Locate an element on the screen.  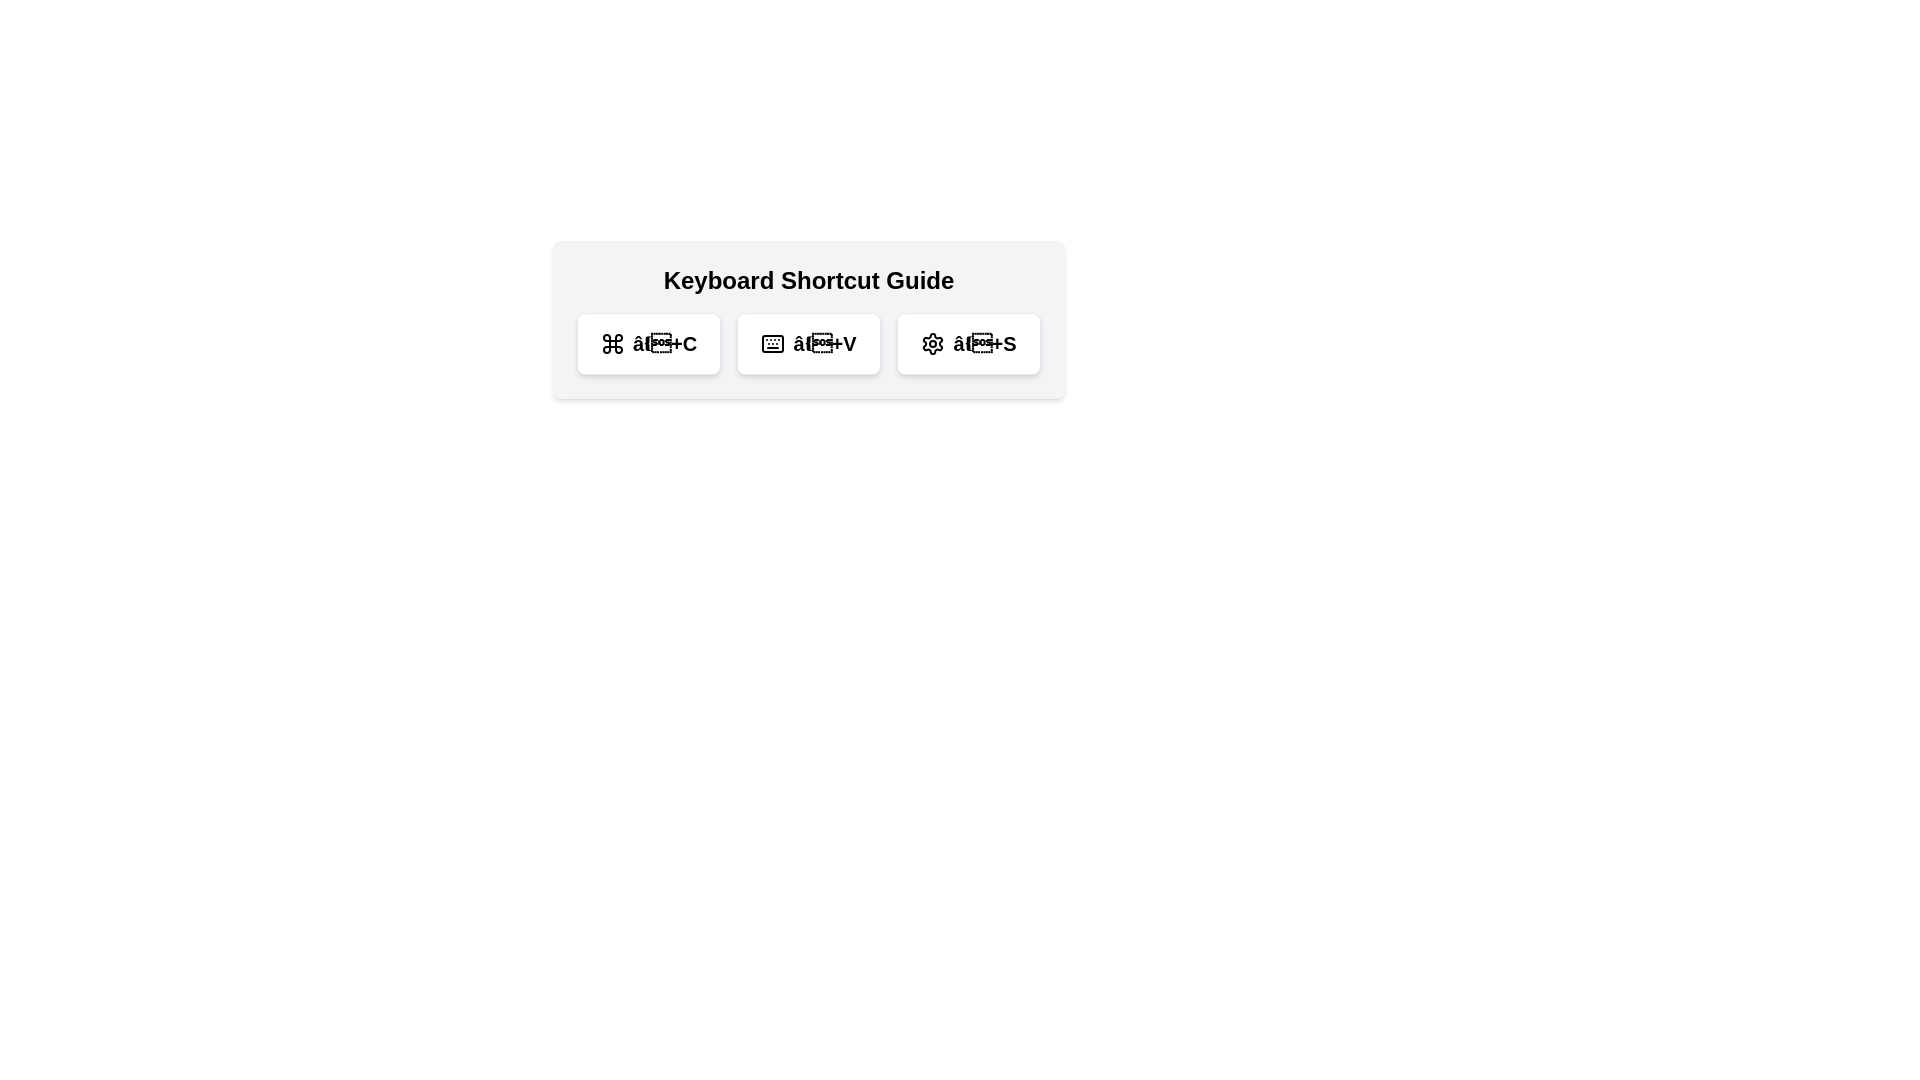
the second button in the horizontal series displaying the keyboard shortcut '⌘+V' is located at coordinates (809, 342).